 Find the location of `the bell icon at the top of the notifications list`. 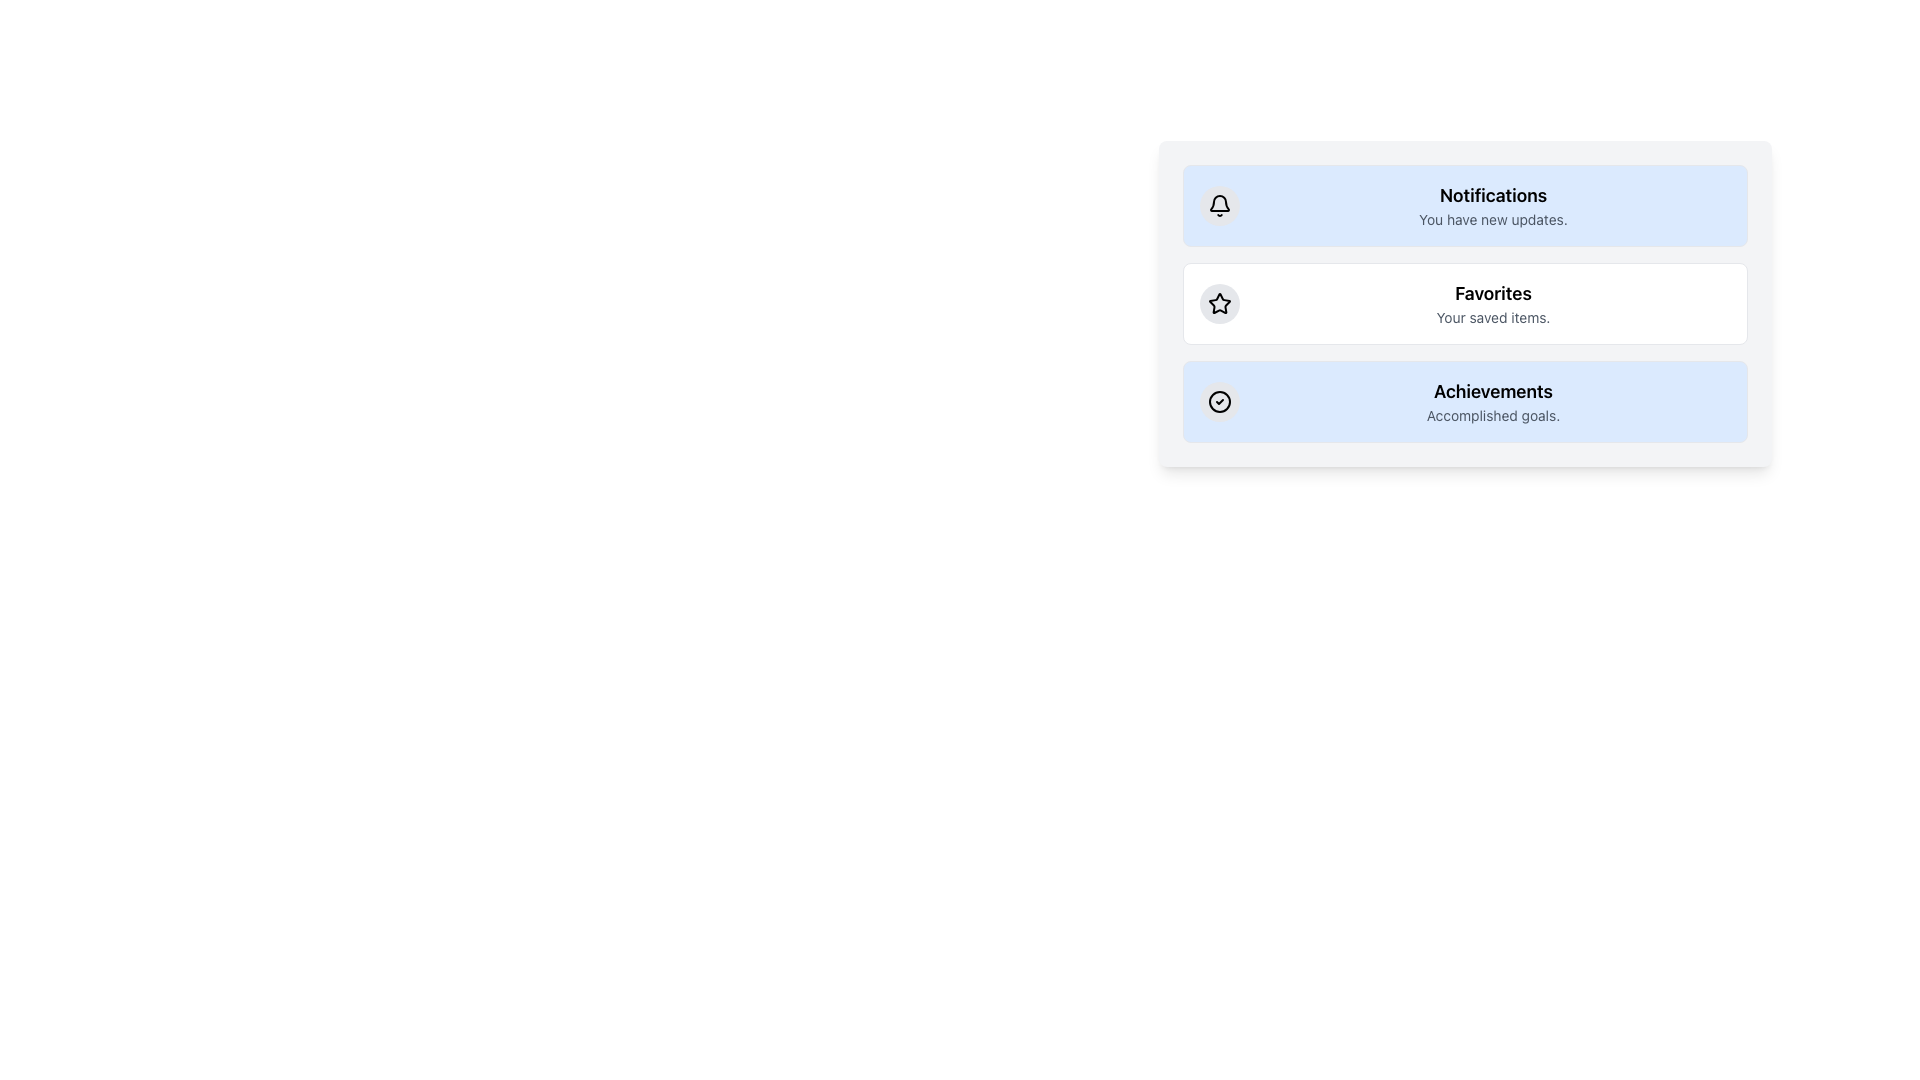

the bell icon at the top of the notifications list is located at coordinates (1218, 205).